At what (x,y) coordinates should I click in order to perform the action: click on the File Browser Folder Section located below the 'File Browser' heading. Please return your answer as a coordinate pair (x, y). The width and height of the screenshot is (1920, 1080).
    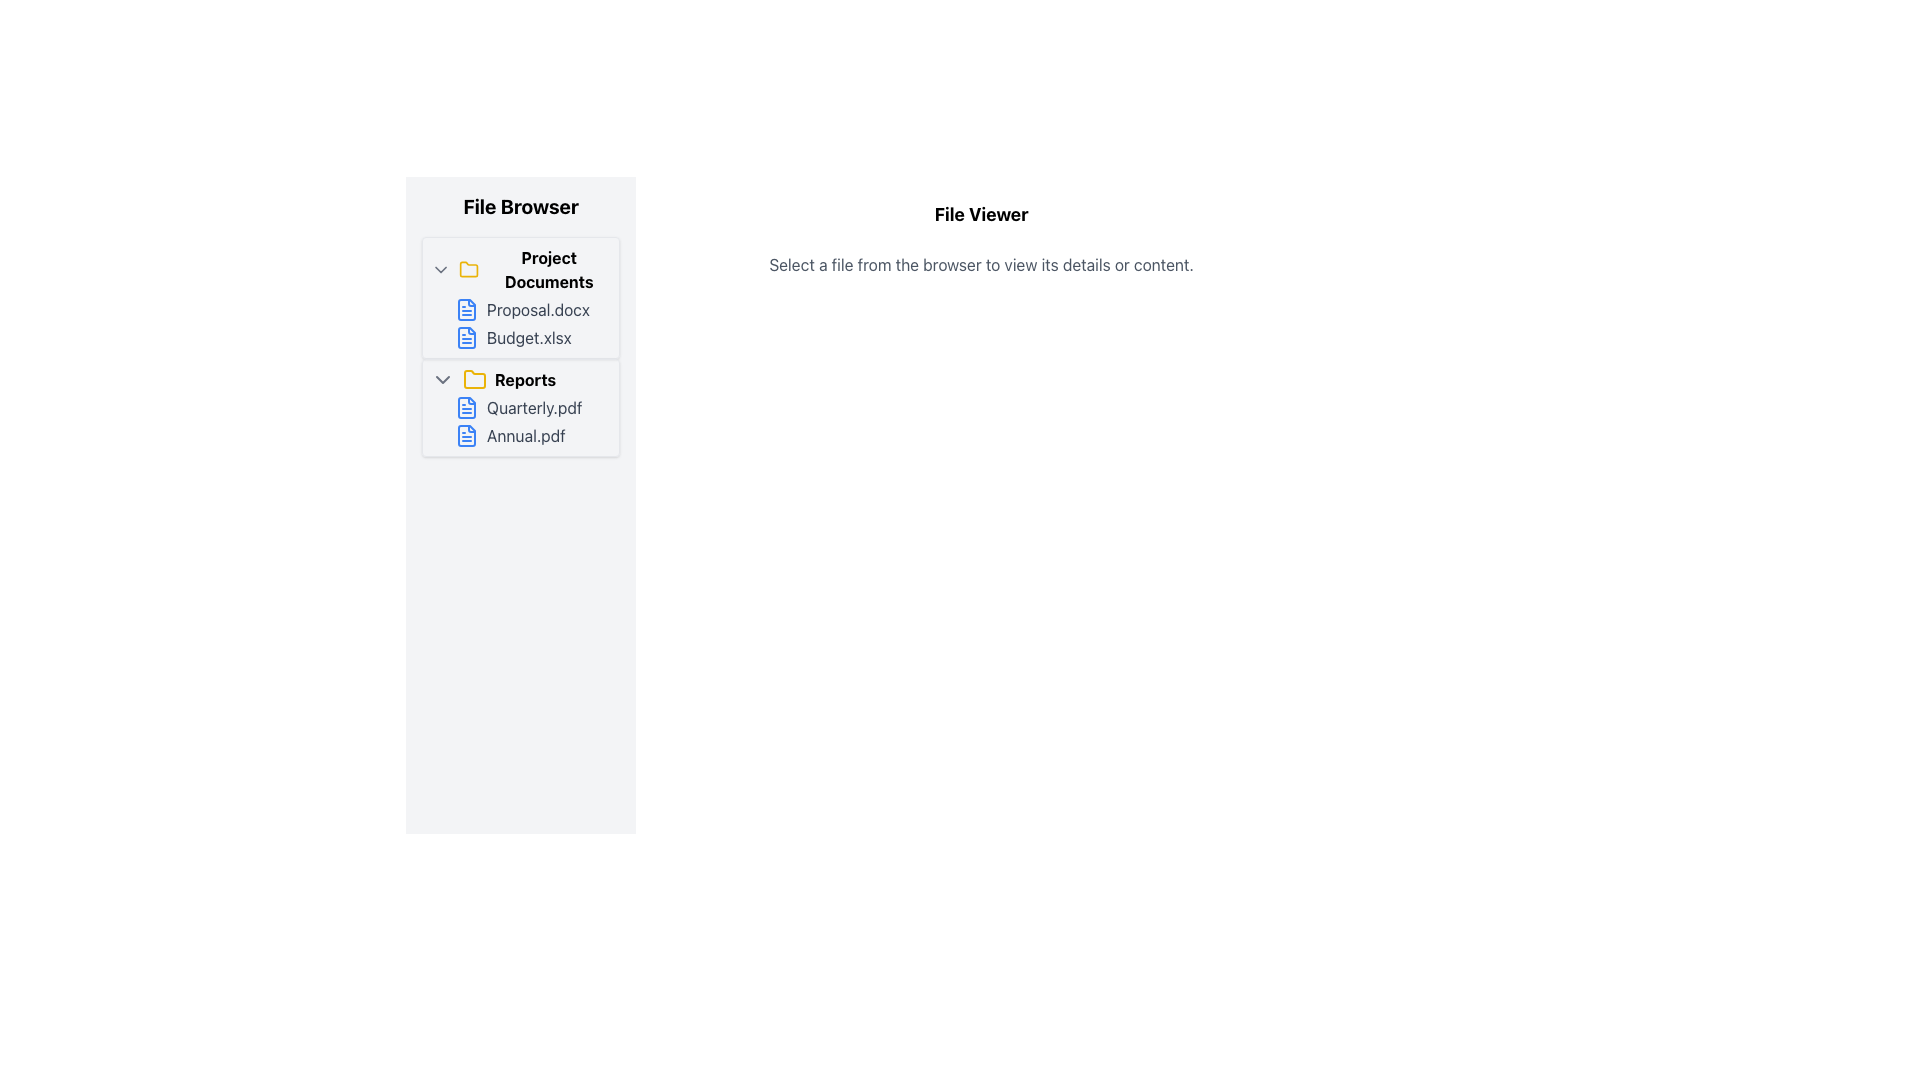
    Looking at the image, I should click on (521, 297).